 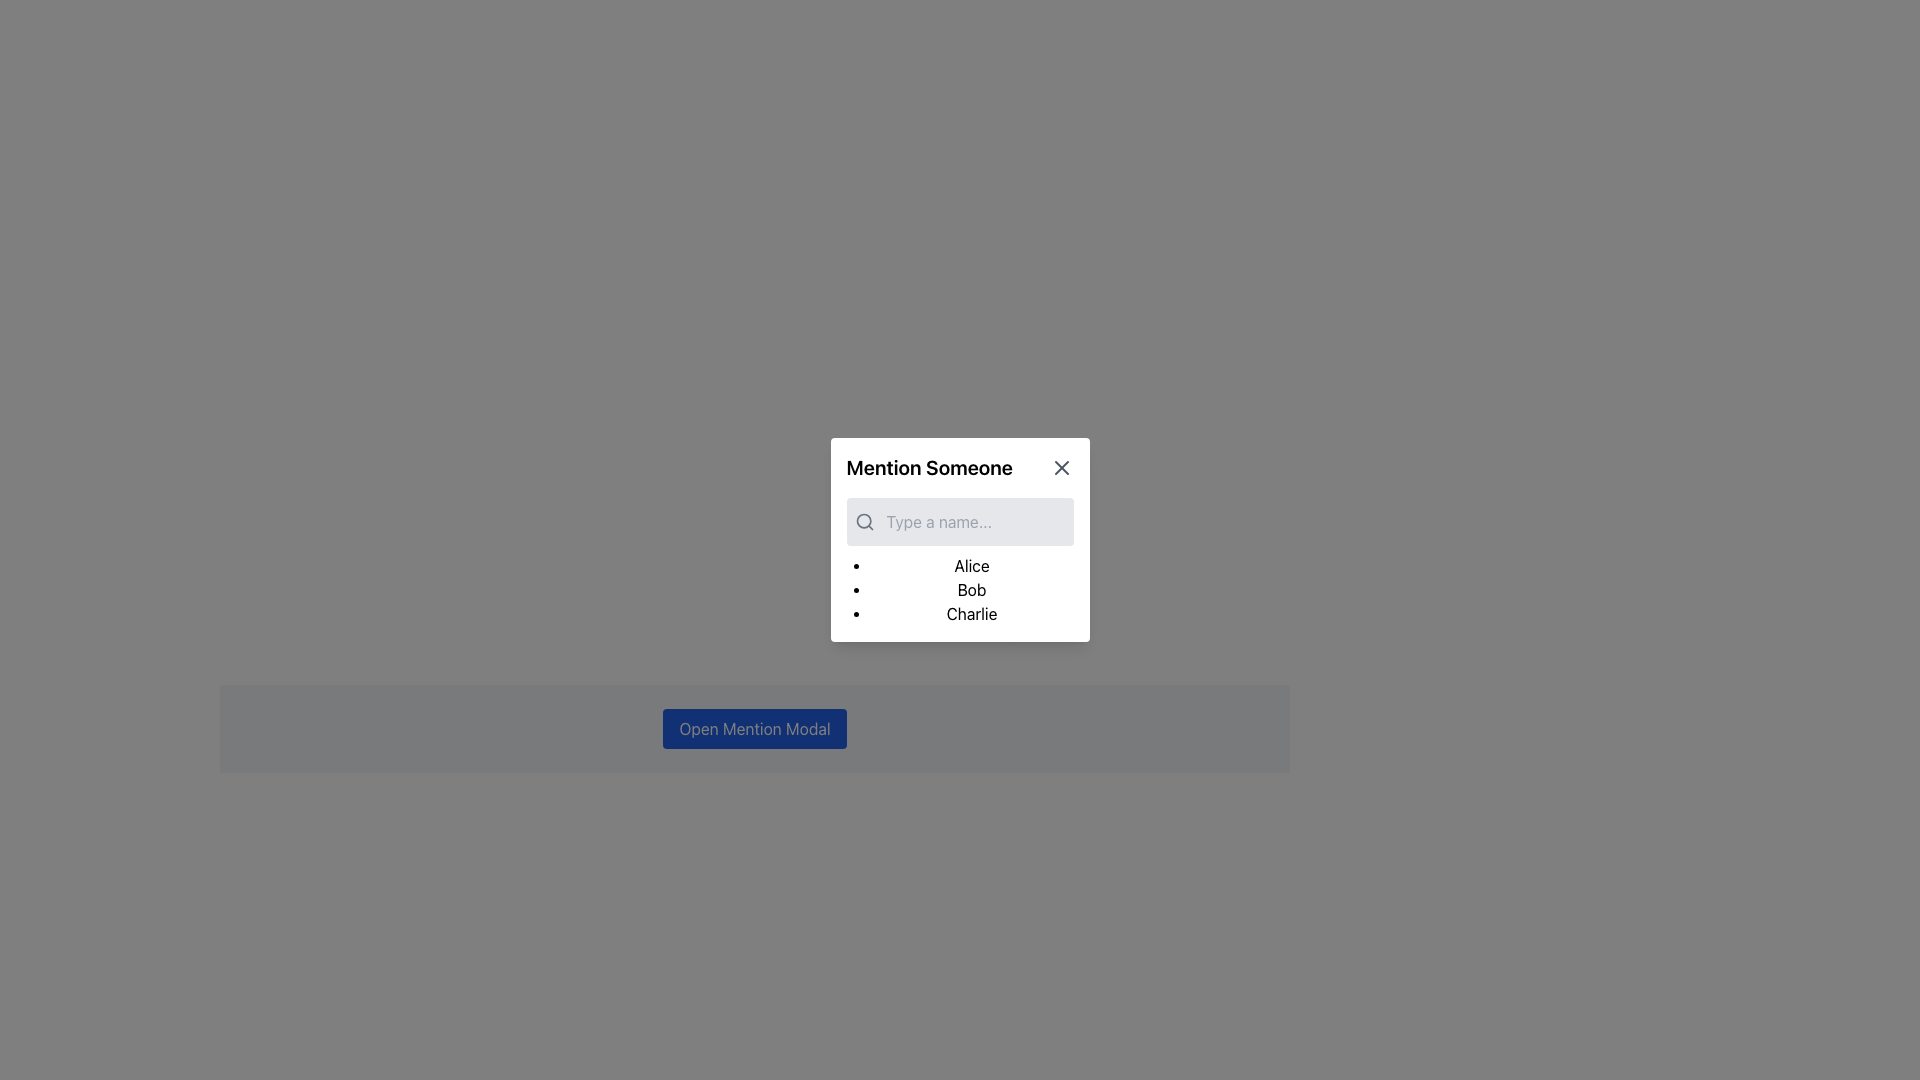 What do you see at coordinates (971, 589) in the screenshot?
I see `the text label displaying 'Bob'` at bounding box center [971, 589].